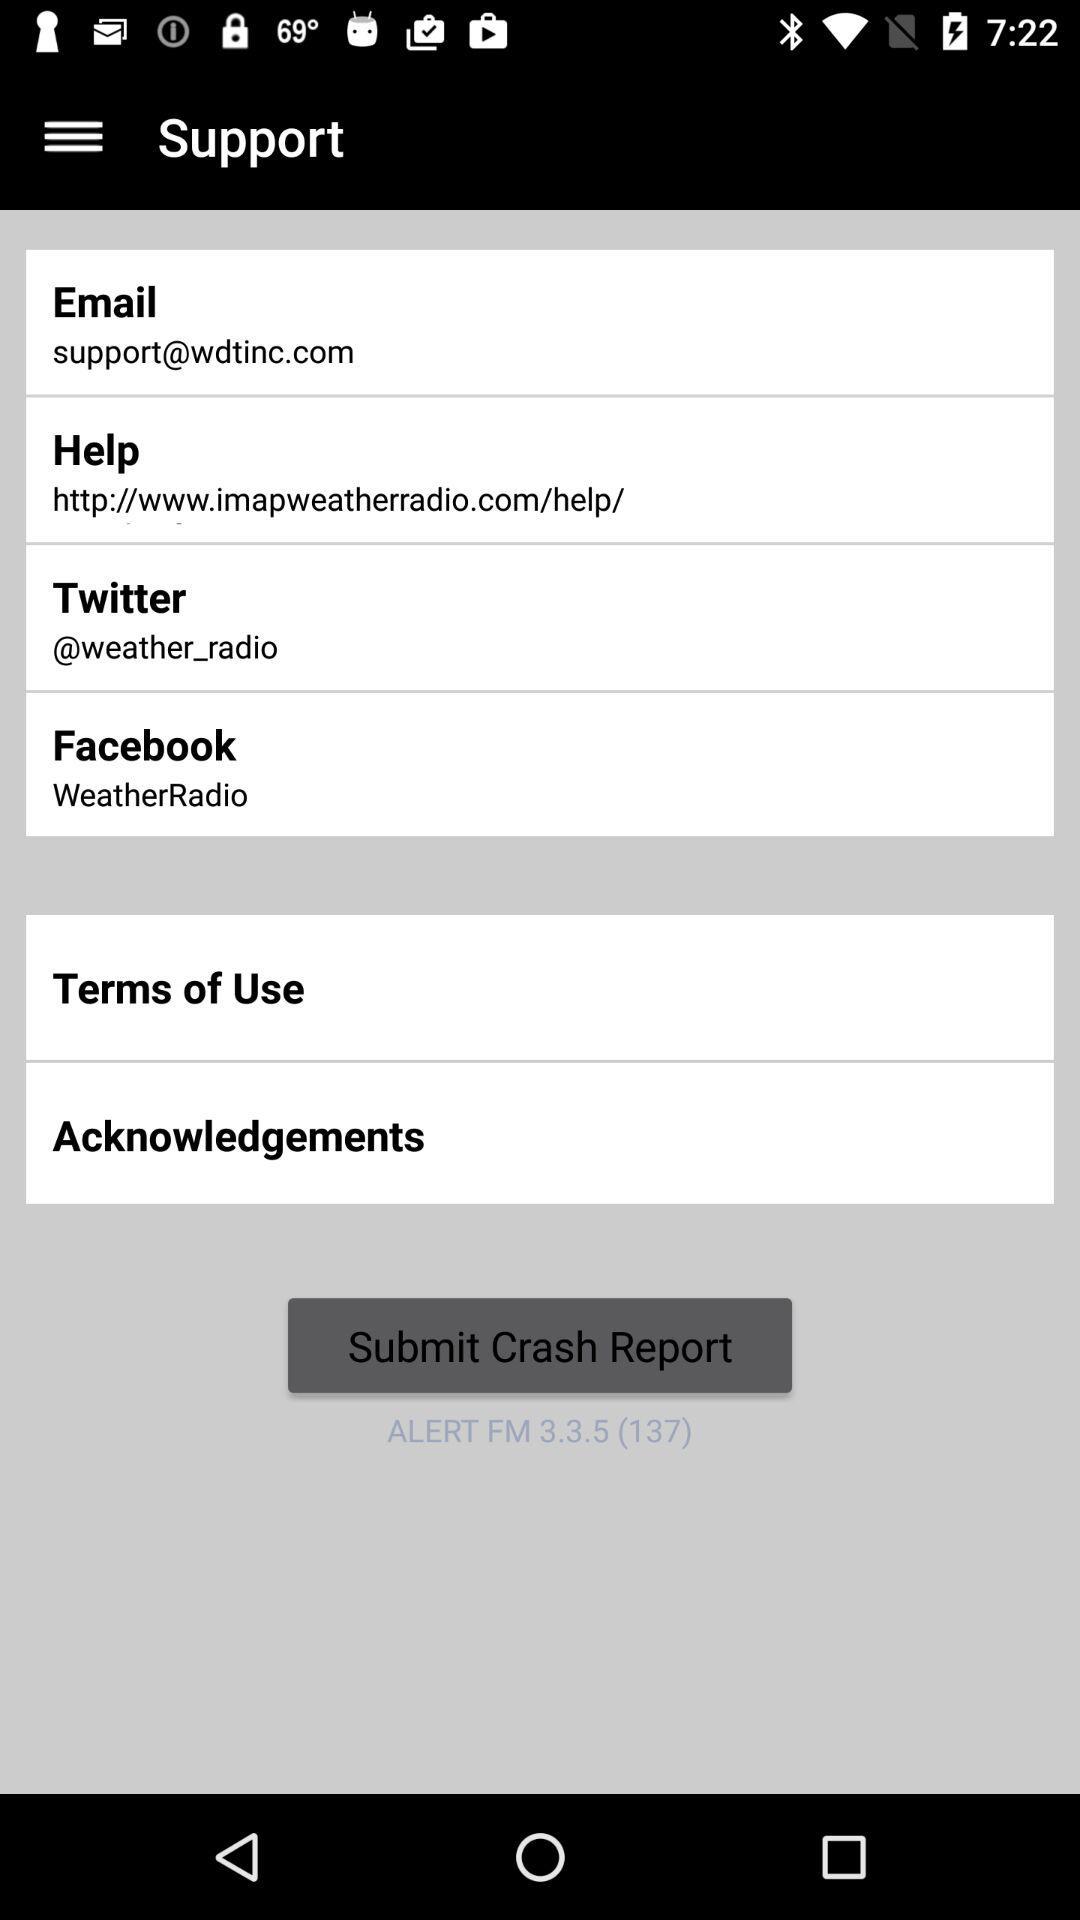  Describe the element at coordinates (72, 135) in the screenshot. I see `open menubar` at that location.